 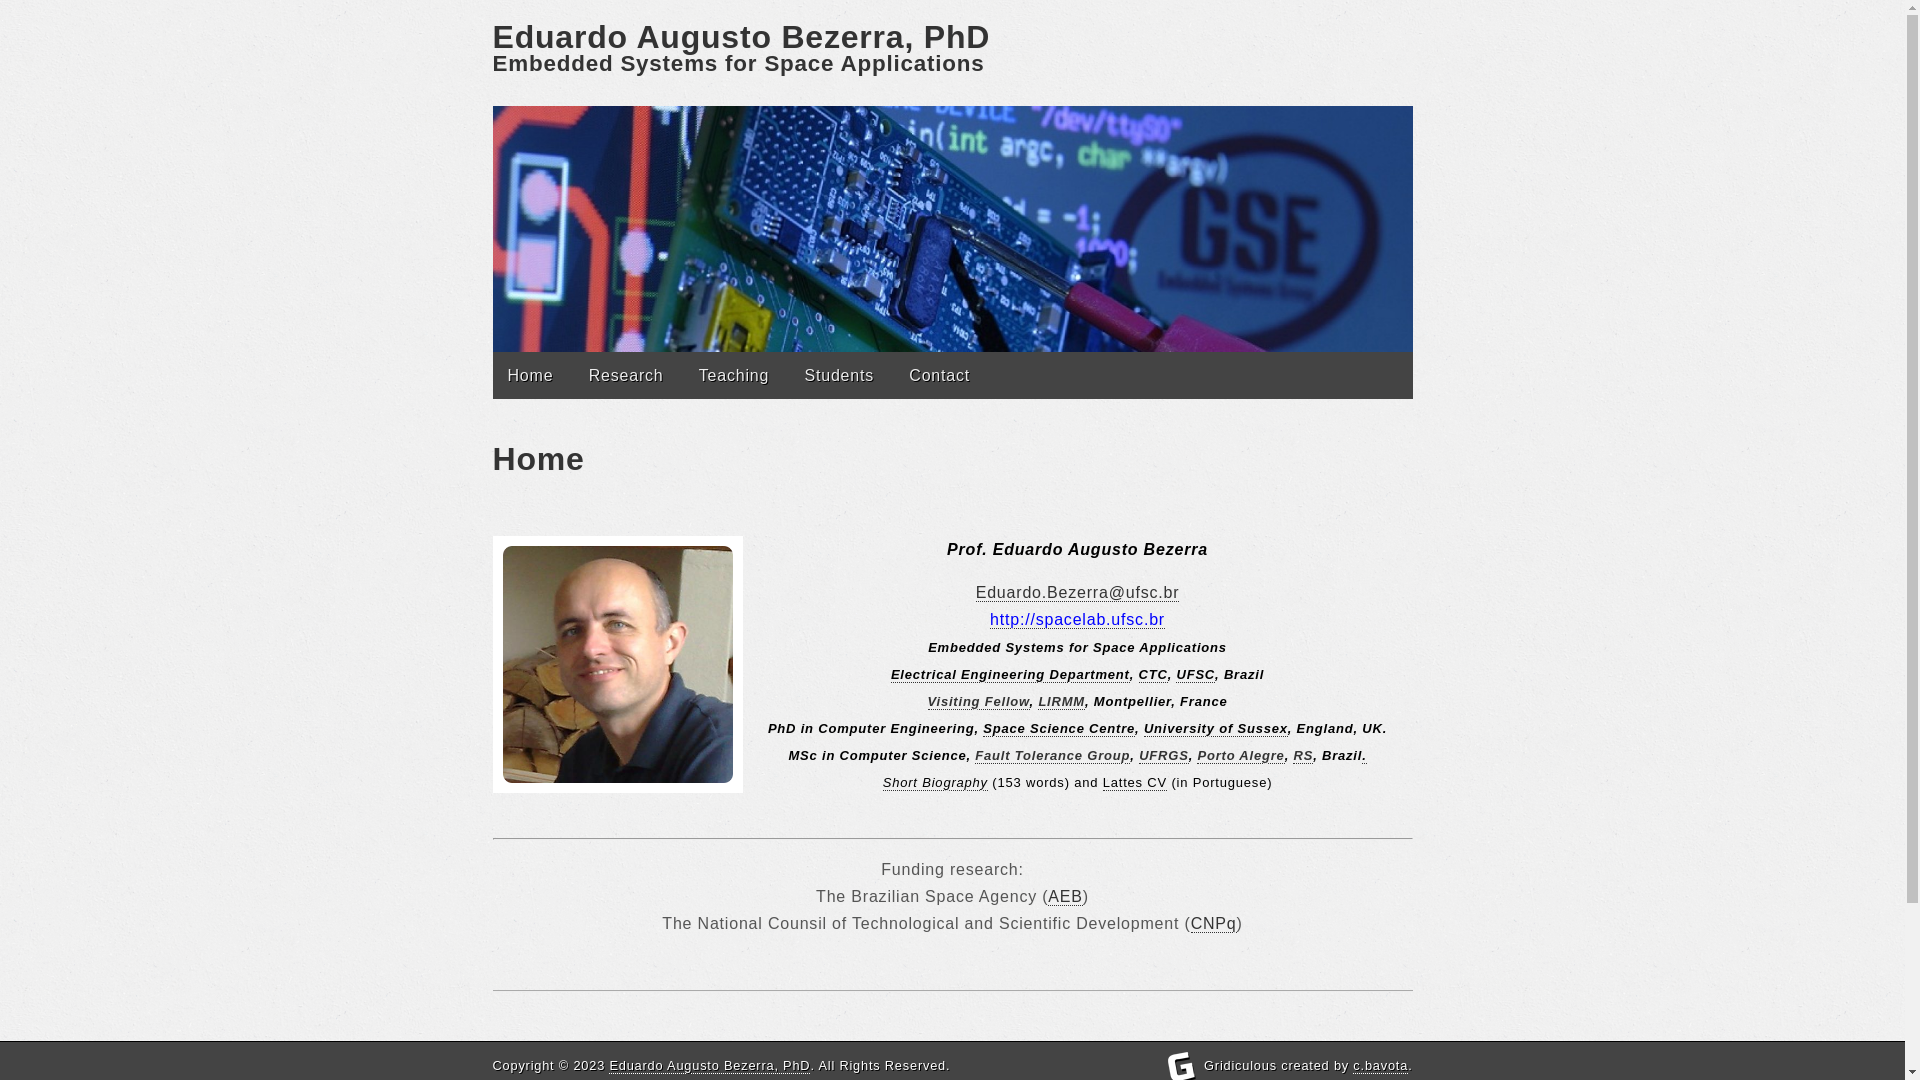 What do you see at coordinates (934, 782) in the screenshot?
I see `'Short Biography'` at bounding box center [934, 782].